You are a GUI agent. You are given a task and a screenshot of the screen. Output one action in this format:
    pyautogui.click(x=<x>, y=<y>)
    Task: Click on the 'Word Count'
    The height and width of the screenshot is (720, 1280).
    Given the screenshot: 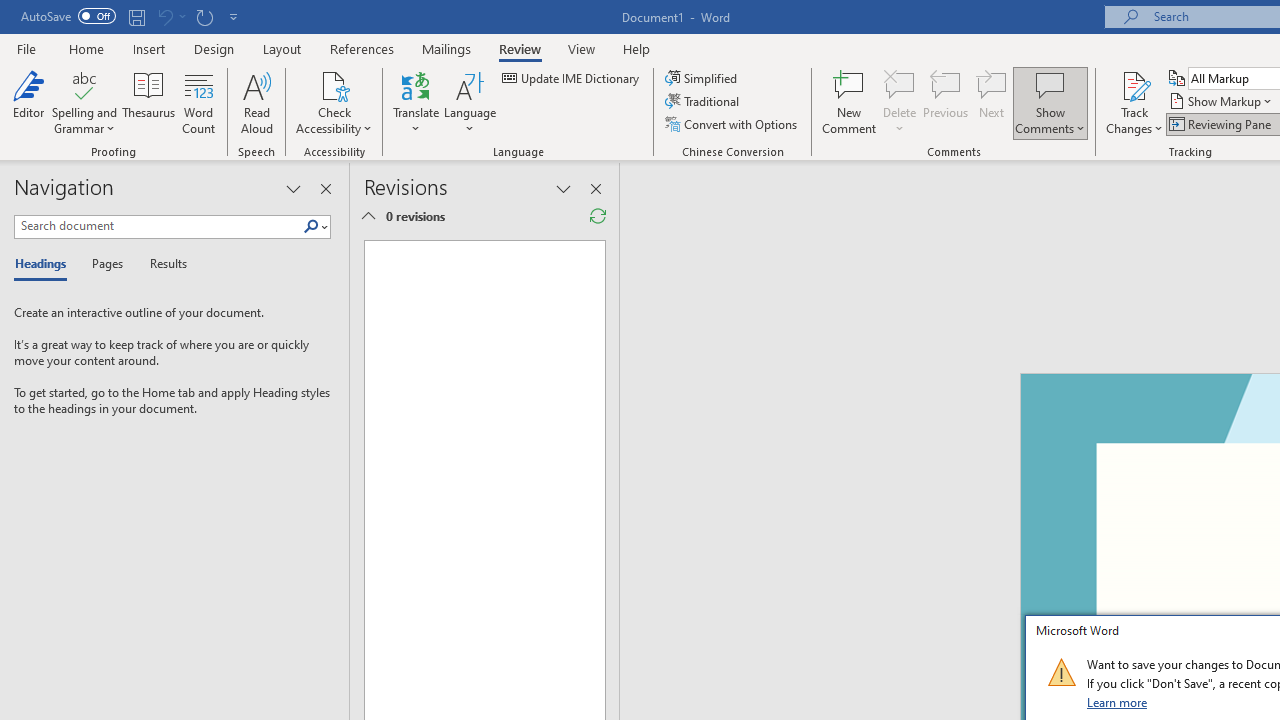 What is the action you would take?
    pyautogui.click(x=199, y=103)
    